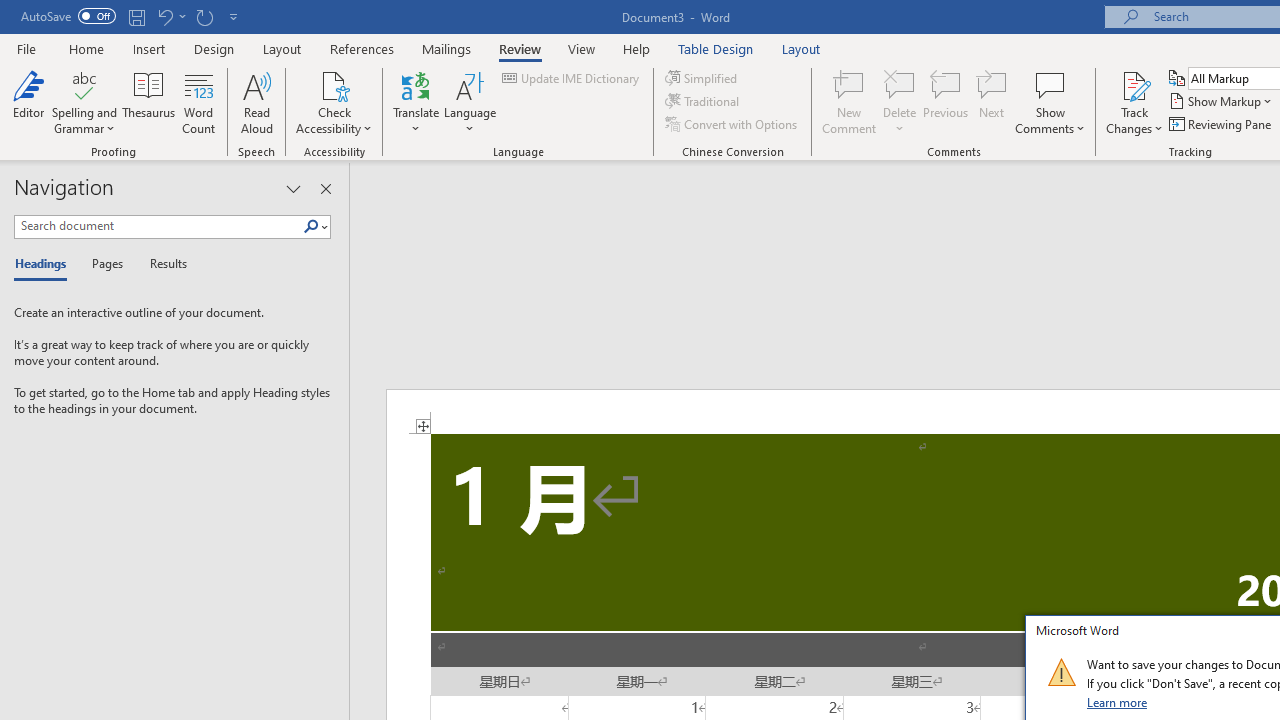 The image size is (1280, 720). I want to click on 'Previous', so click(945, 103).